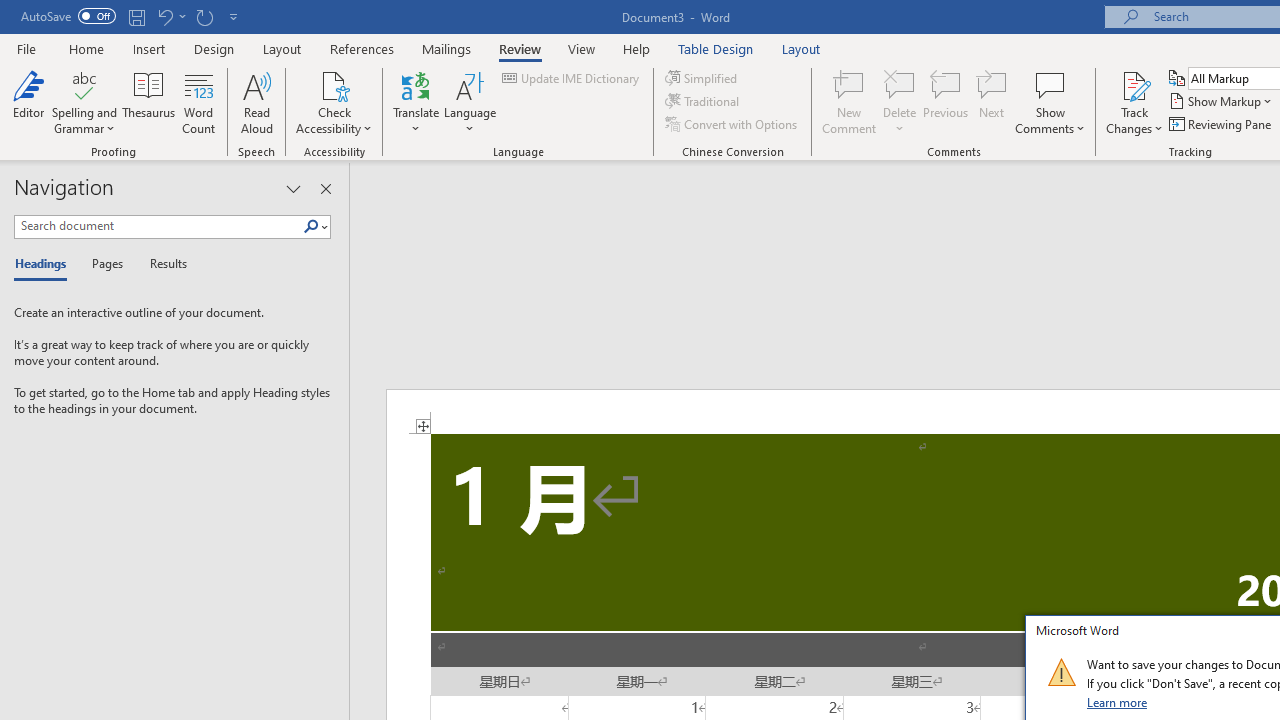 The image size is (1280, 720). I want to click on 'Previous', so click(945, 103).